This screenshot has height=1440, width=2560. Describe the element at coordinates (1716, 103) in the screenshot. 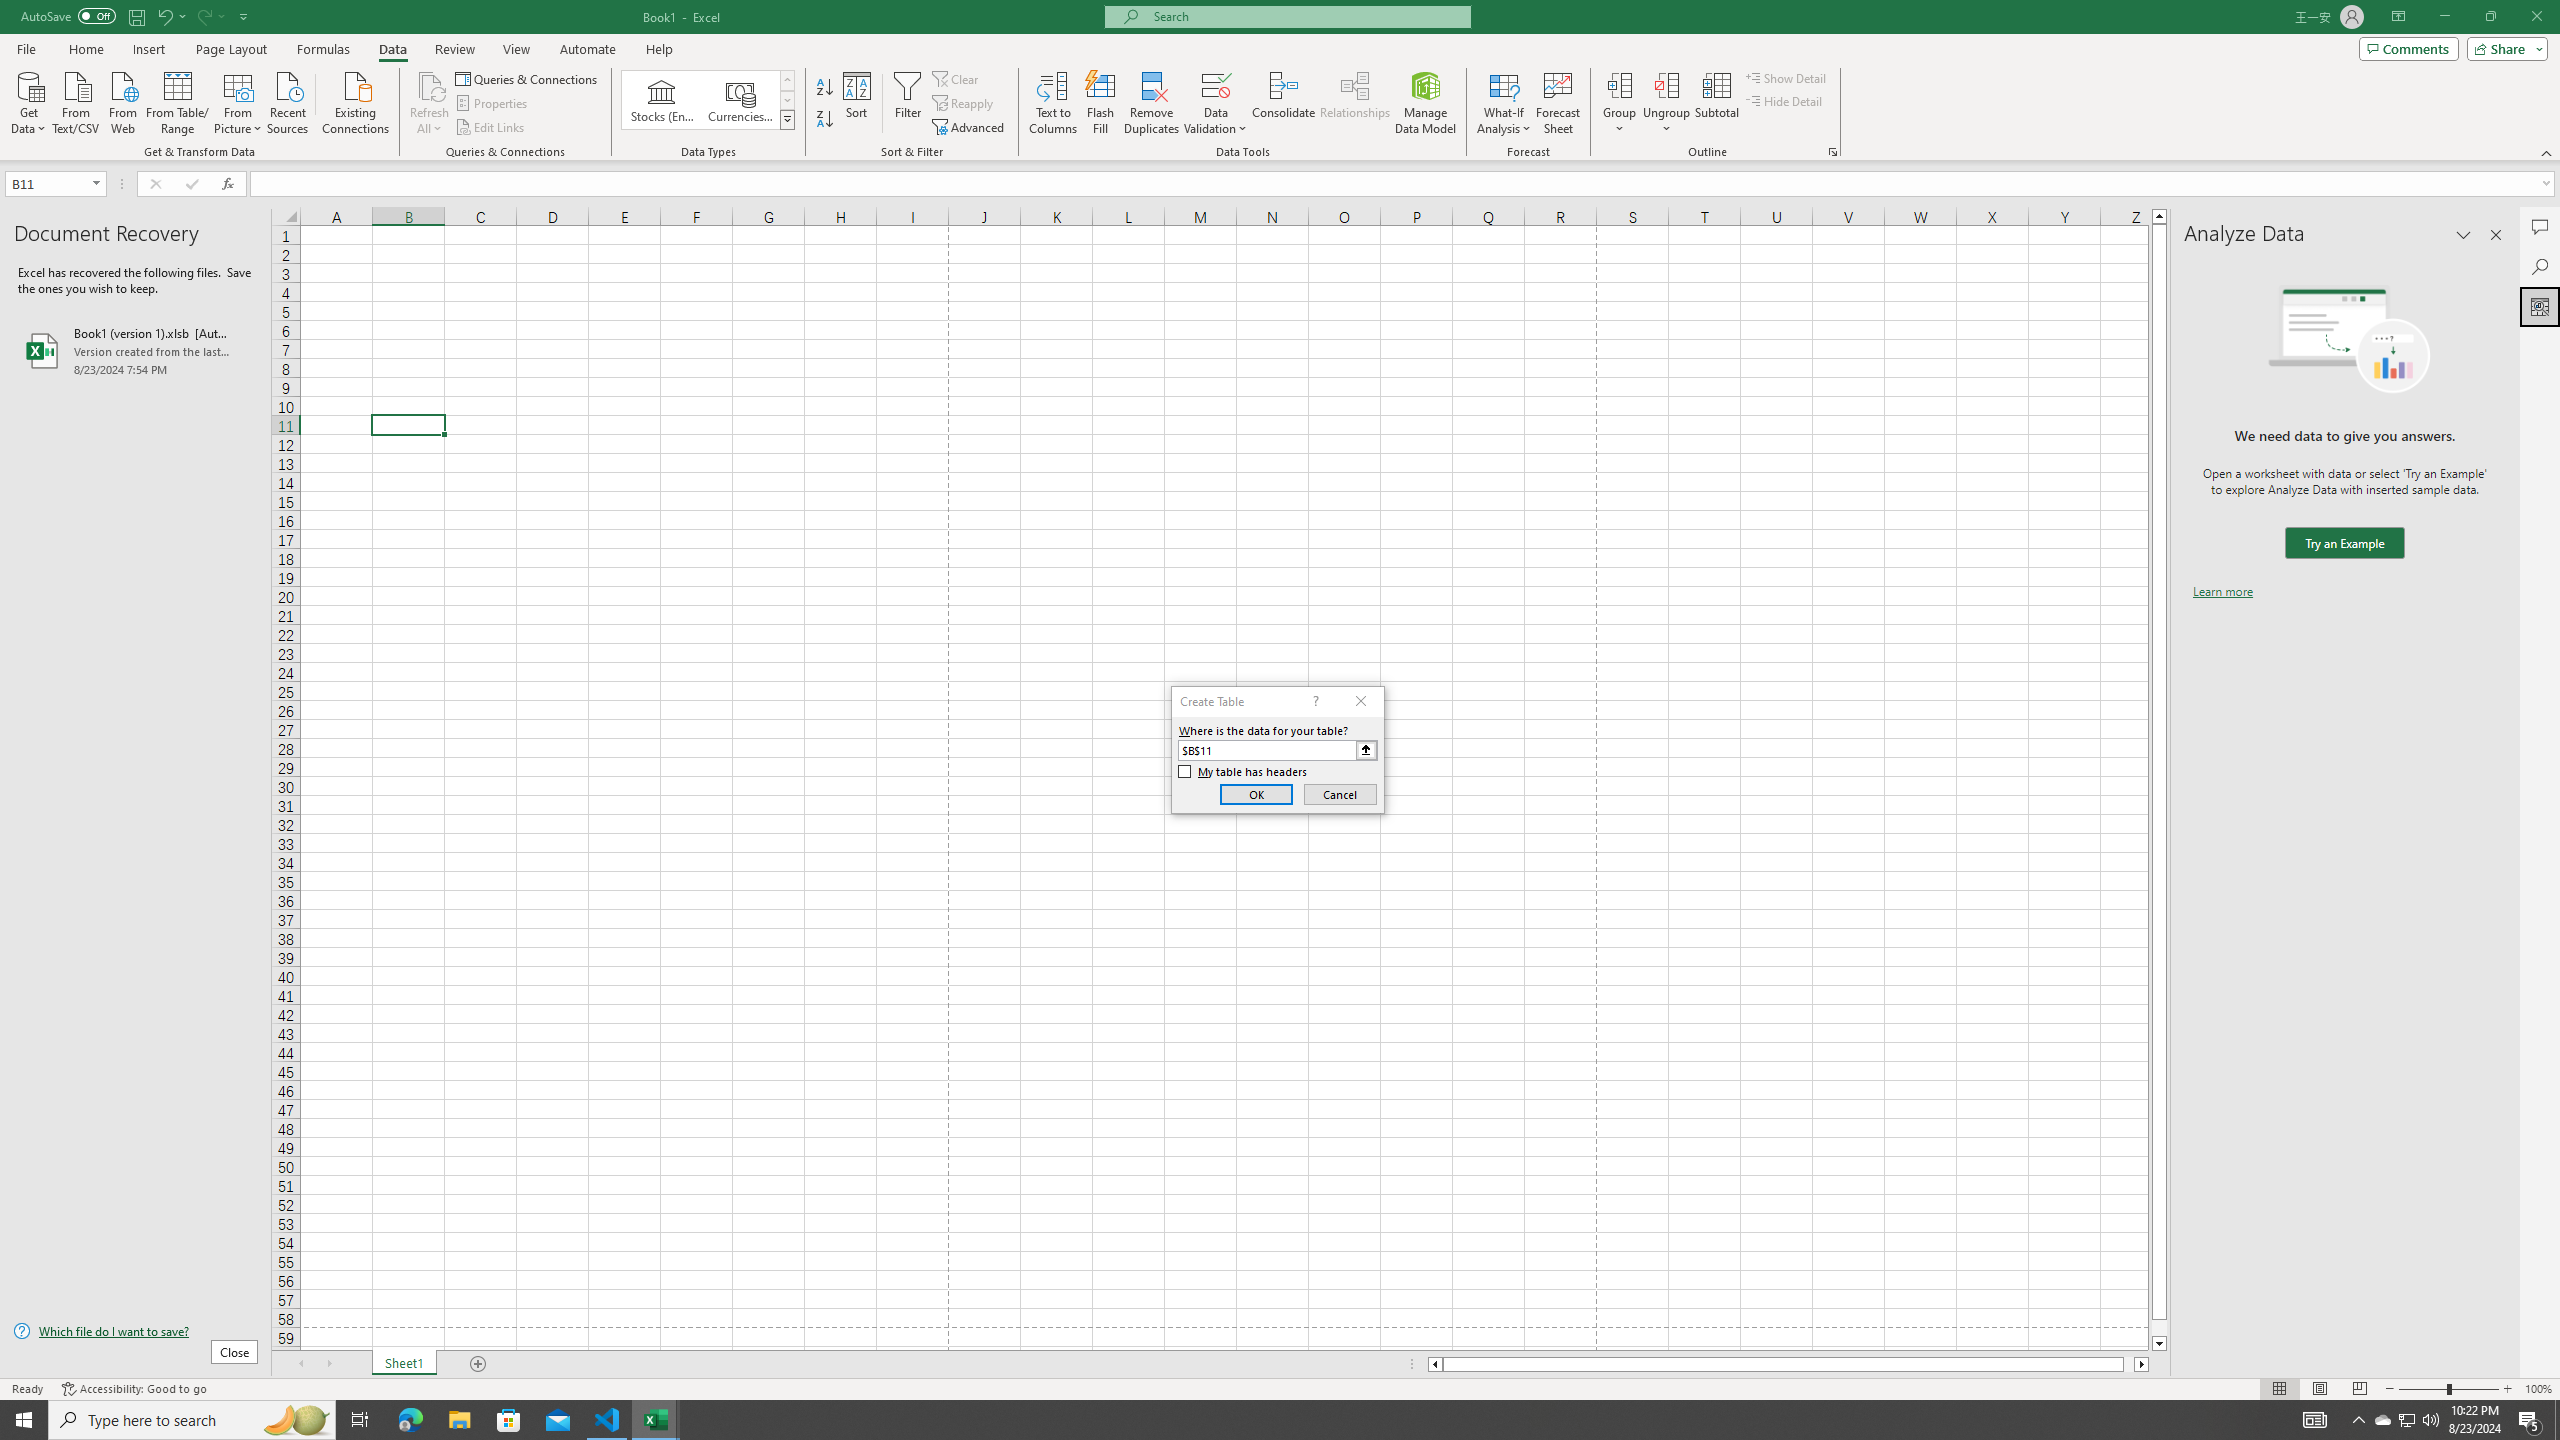

I see `'Subtotal'` at that location.